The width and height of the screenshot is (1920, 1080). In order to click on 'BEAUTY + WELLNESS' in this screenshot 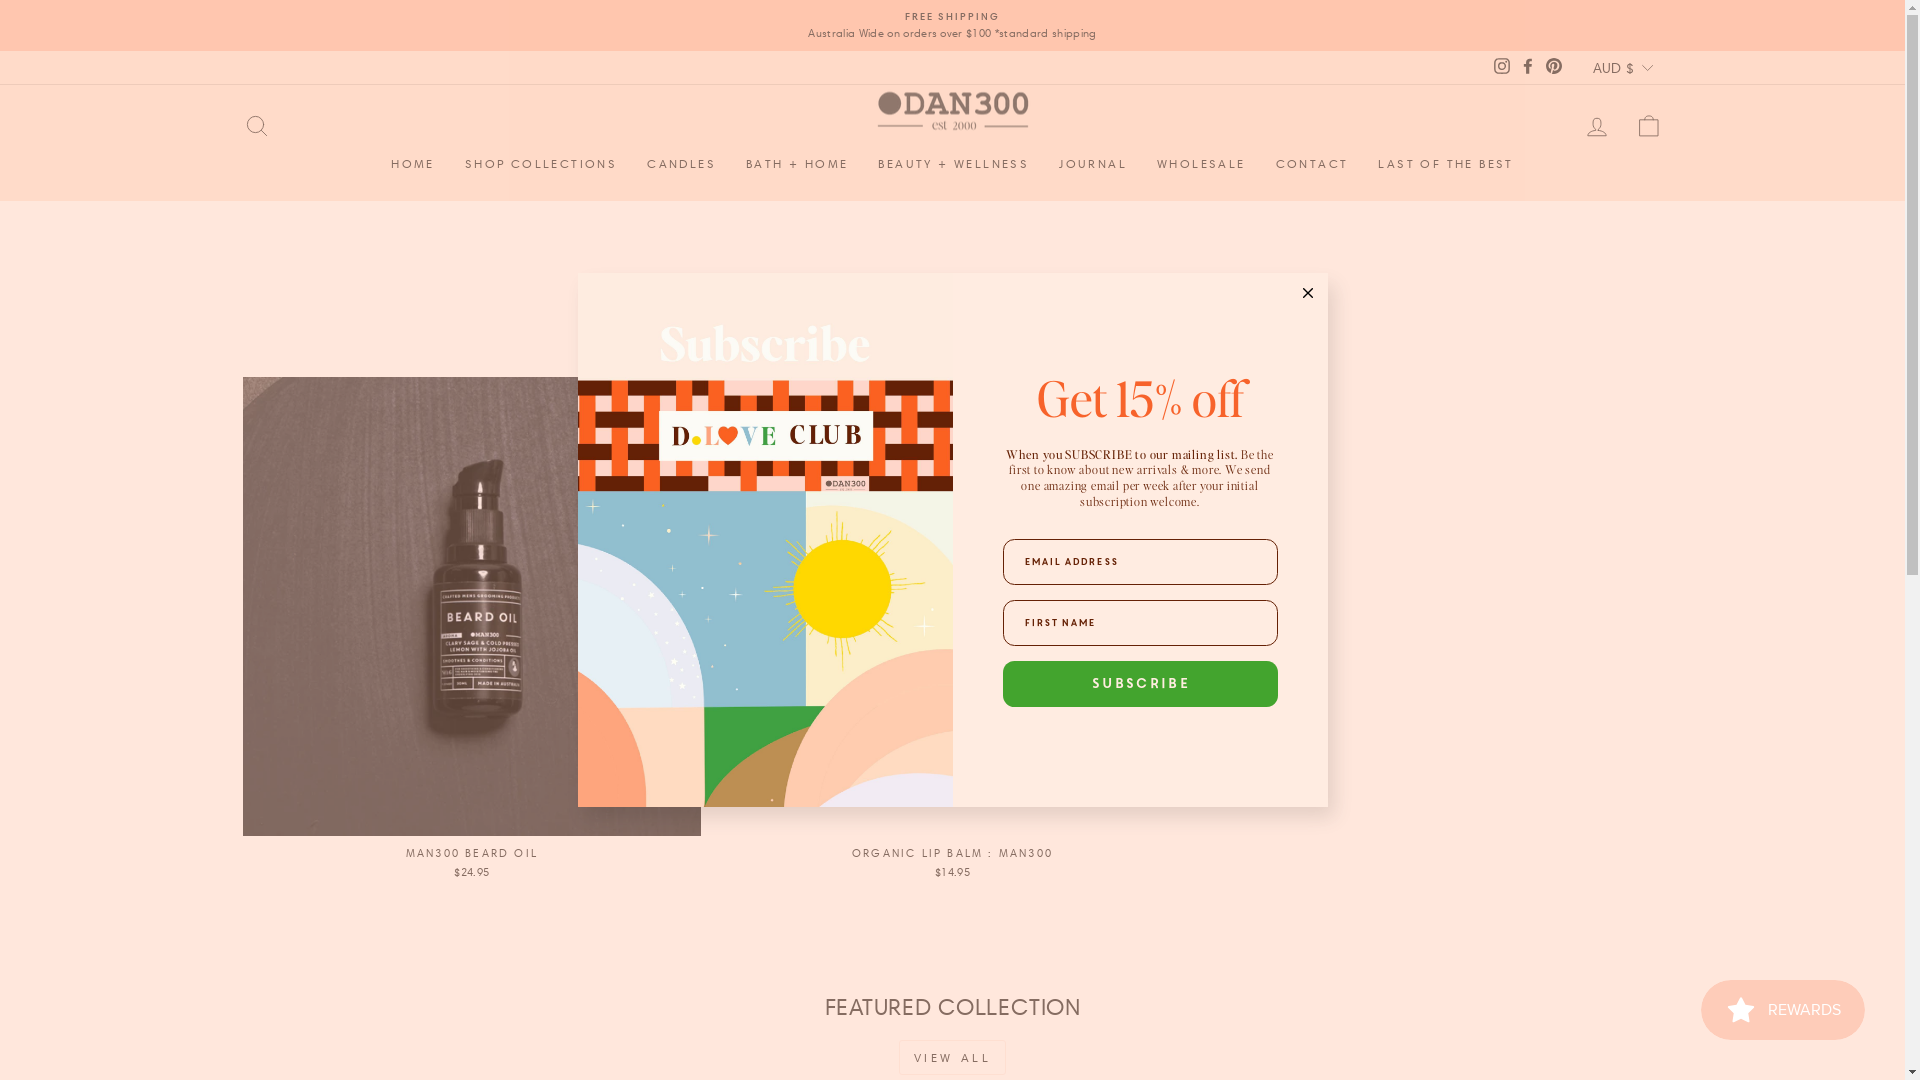, I will do `click(952, 163)`.